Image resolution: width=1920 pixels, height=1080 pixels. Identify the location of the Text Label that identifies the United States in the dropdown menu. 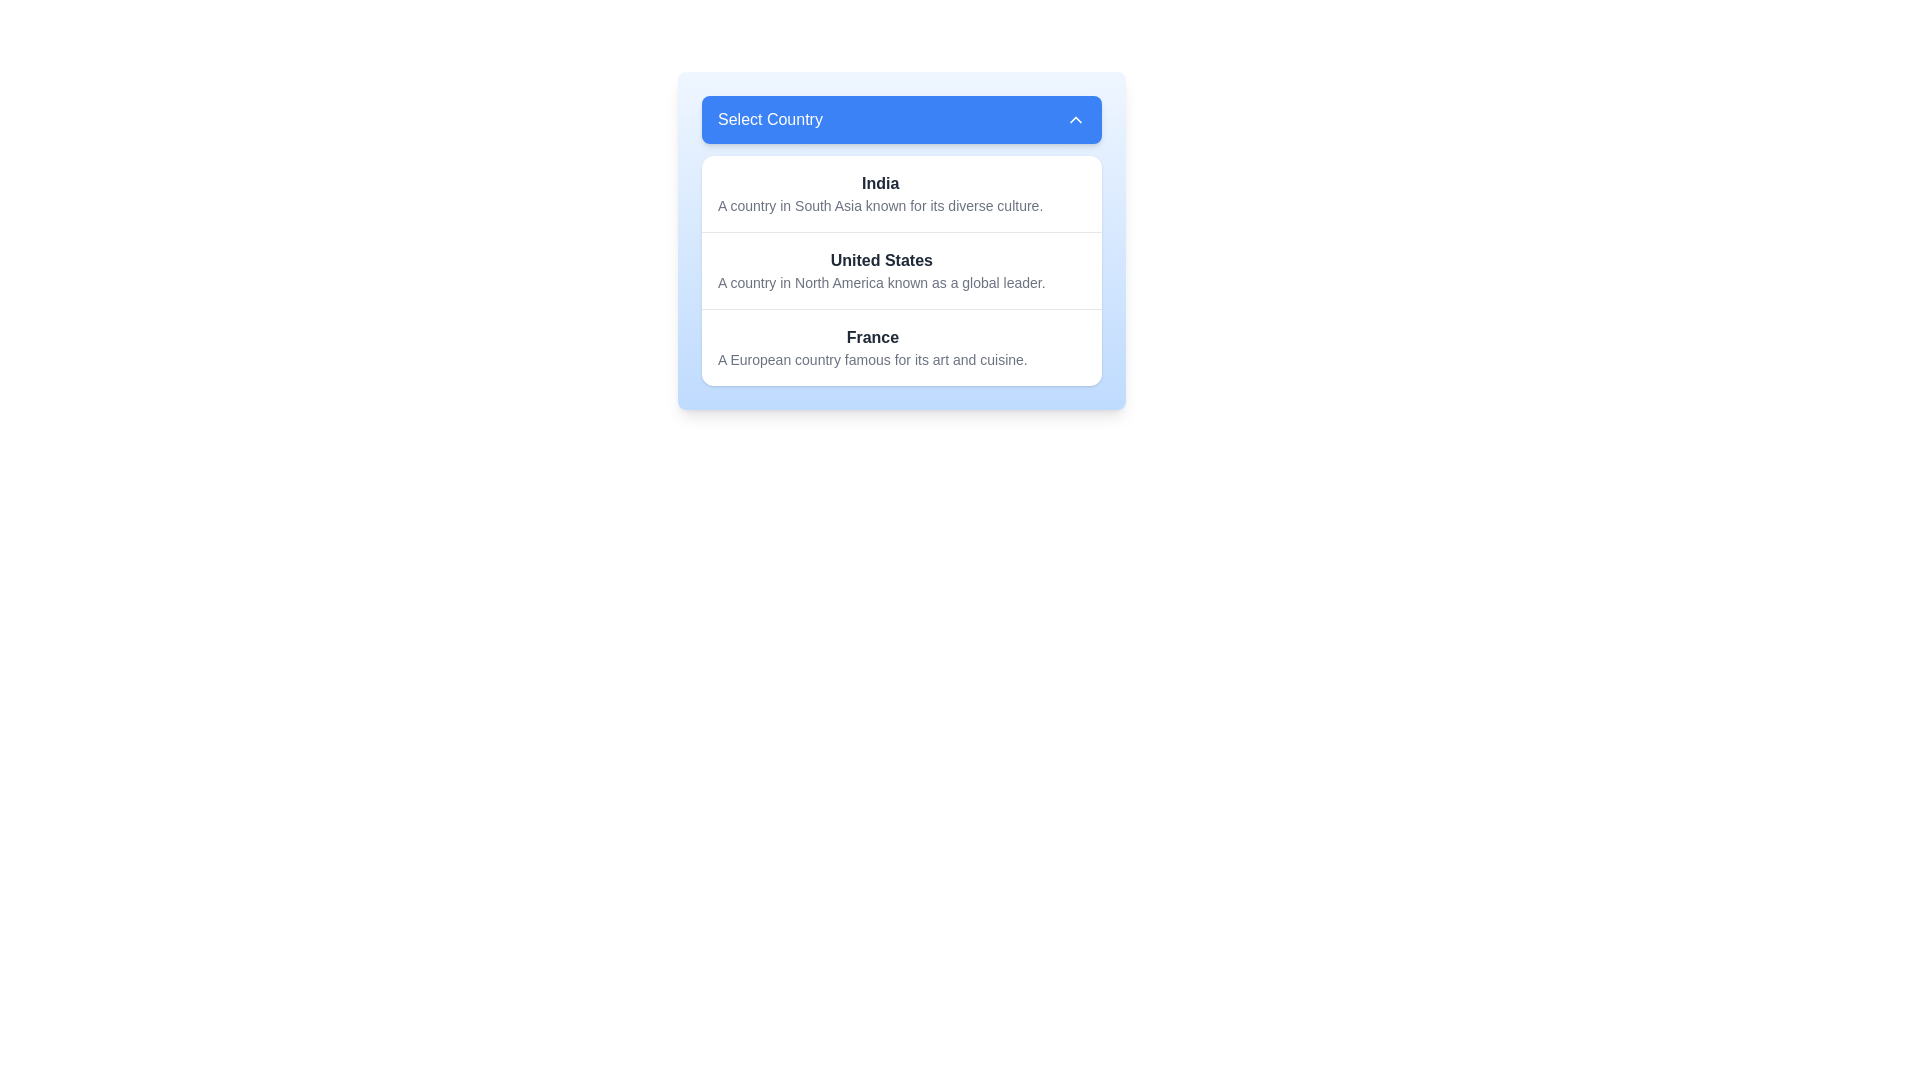
(880, 260).